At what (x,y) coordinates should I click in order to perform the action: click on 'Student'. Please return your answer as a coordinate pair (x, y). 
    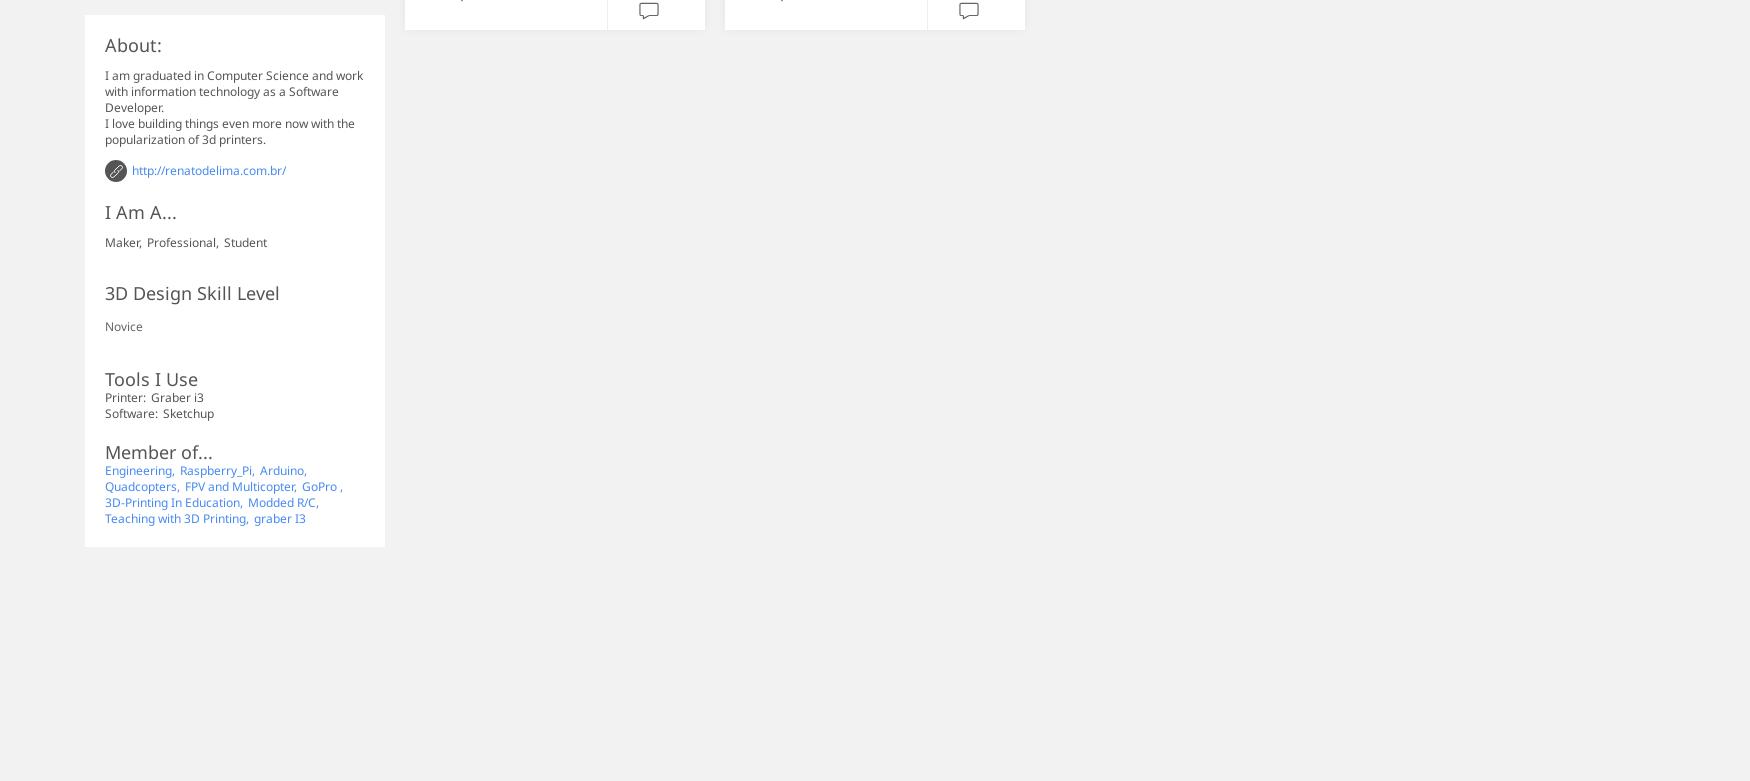
    Looking at the image, I should click on (245, 241).